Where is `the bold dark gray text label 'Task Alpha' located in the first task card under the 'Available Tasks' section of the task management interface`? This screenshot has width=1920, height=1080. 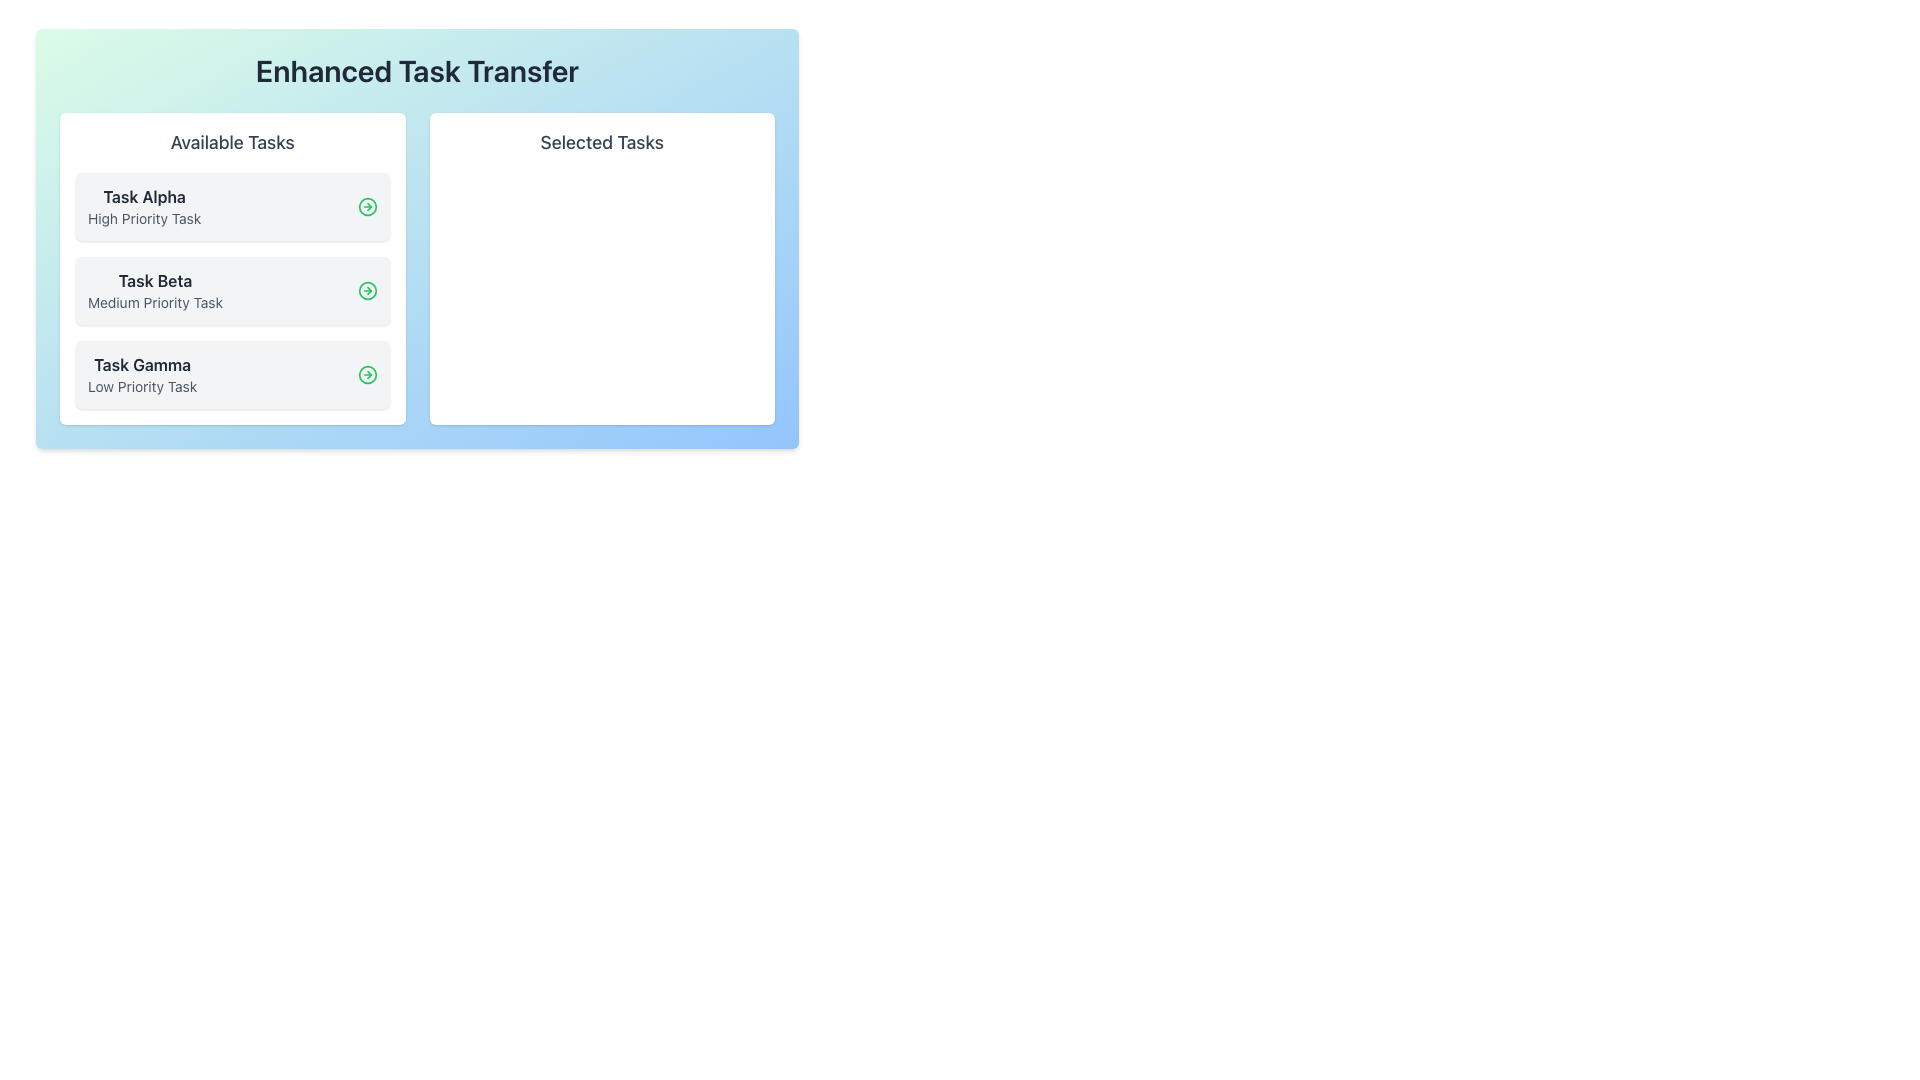 the bold dark gray text label 'Task Alpha' located in the first task card under the 'Available Tasks' section of the task management interface is located at coordinates (143, 196).